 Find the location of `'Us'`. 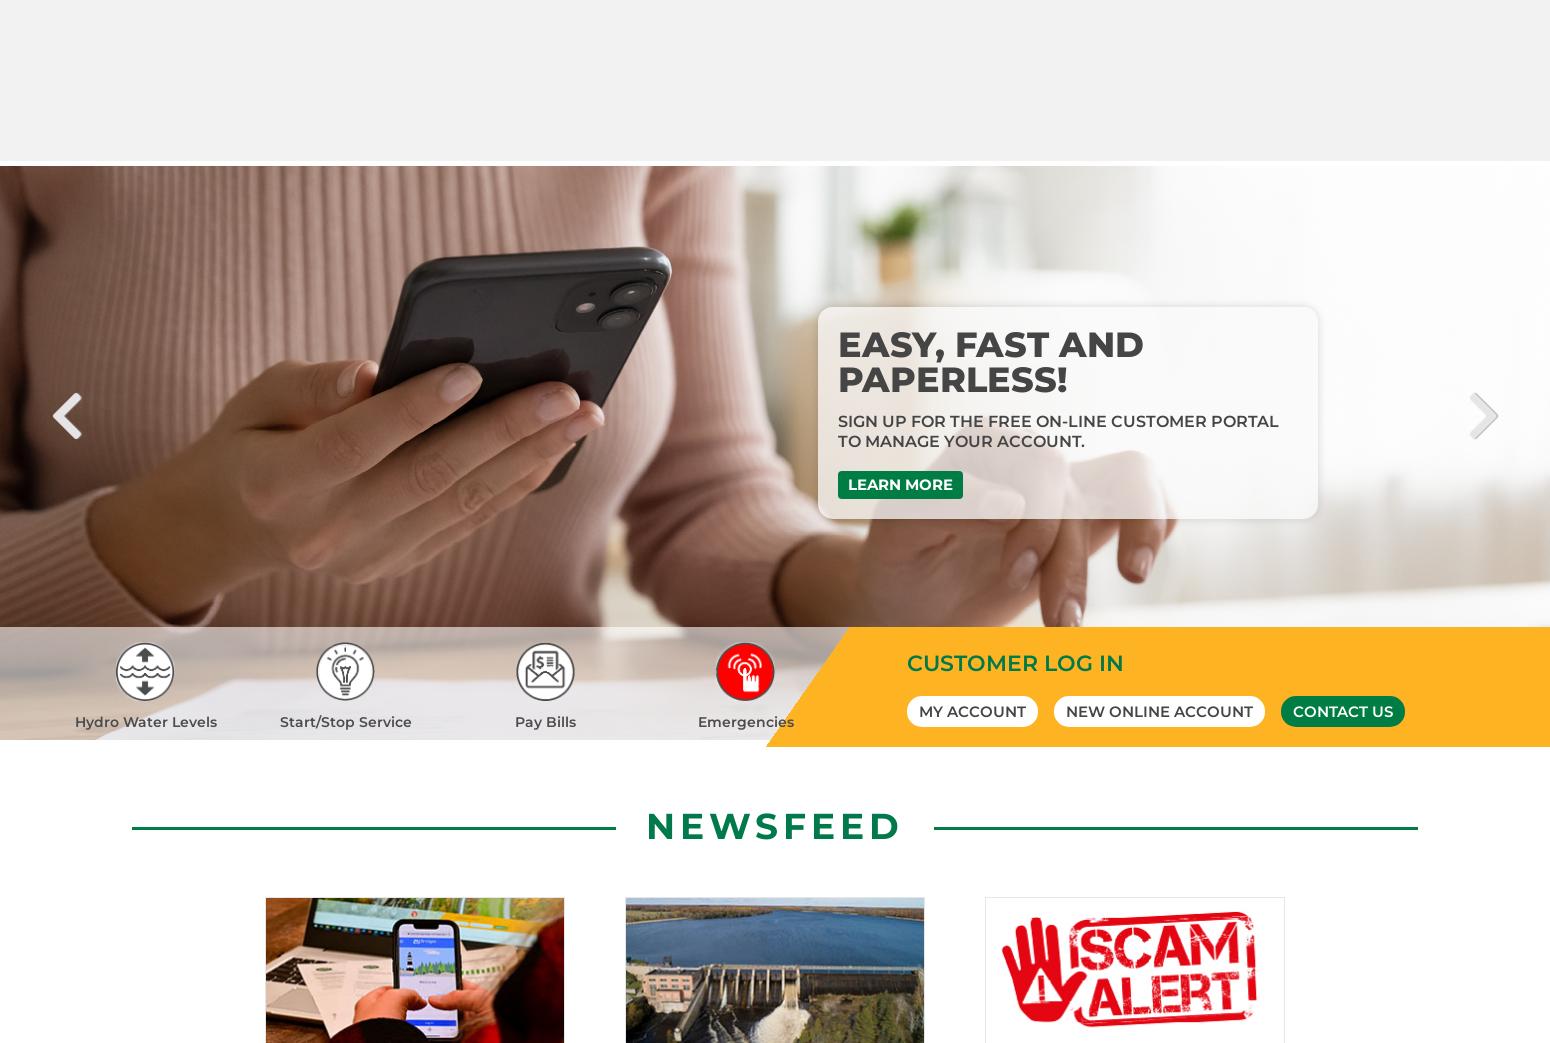

'Us' is located at coordinates (1231, 800).